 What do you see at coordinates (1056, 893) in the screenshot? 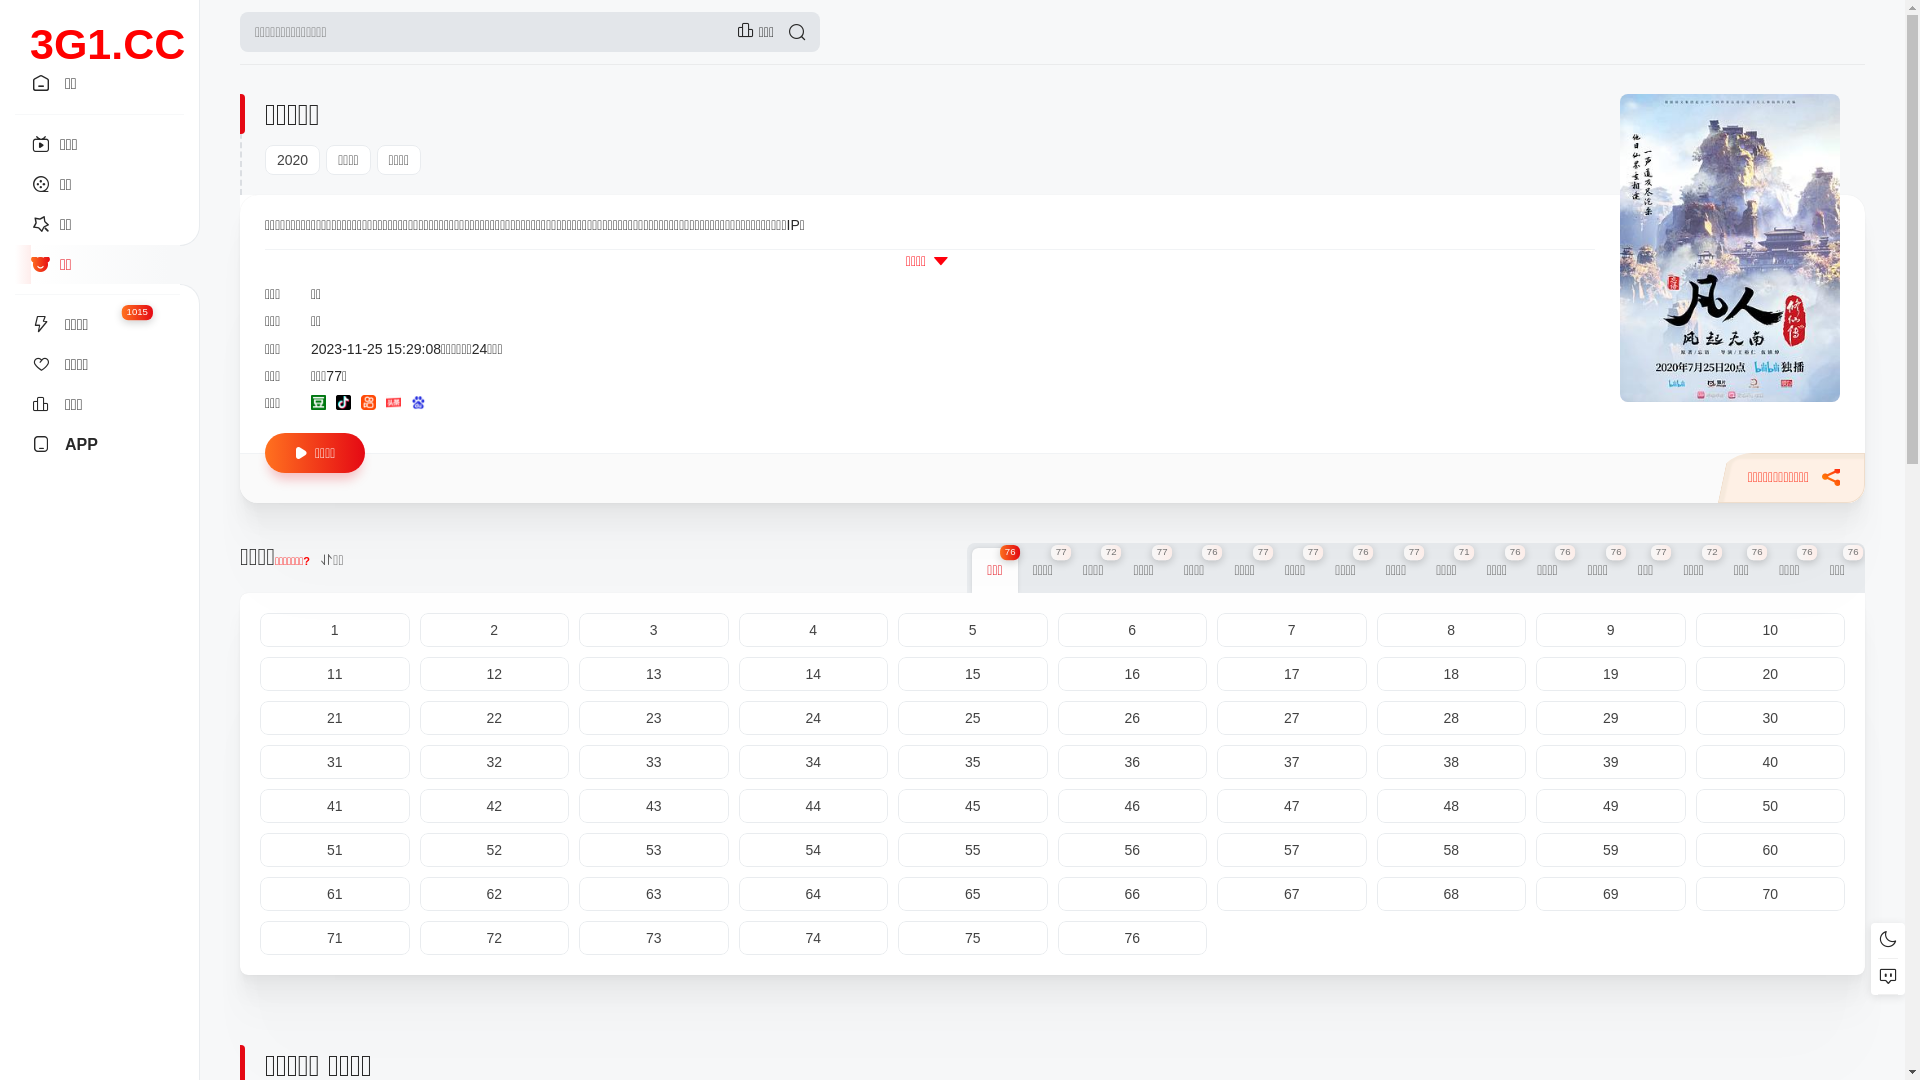
I see `'66'` at bounding box center [1056, 893].